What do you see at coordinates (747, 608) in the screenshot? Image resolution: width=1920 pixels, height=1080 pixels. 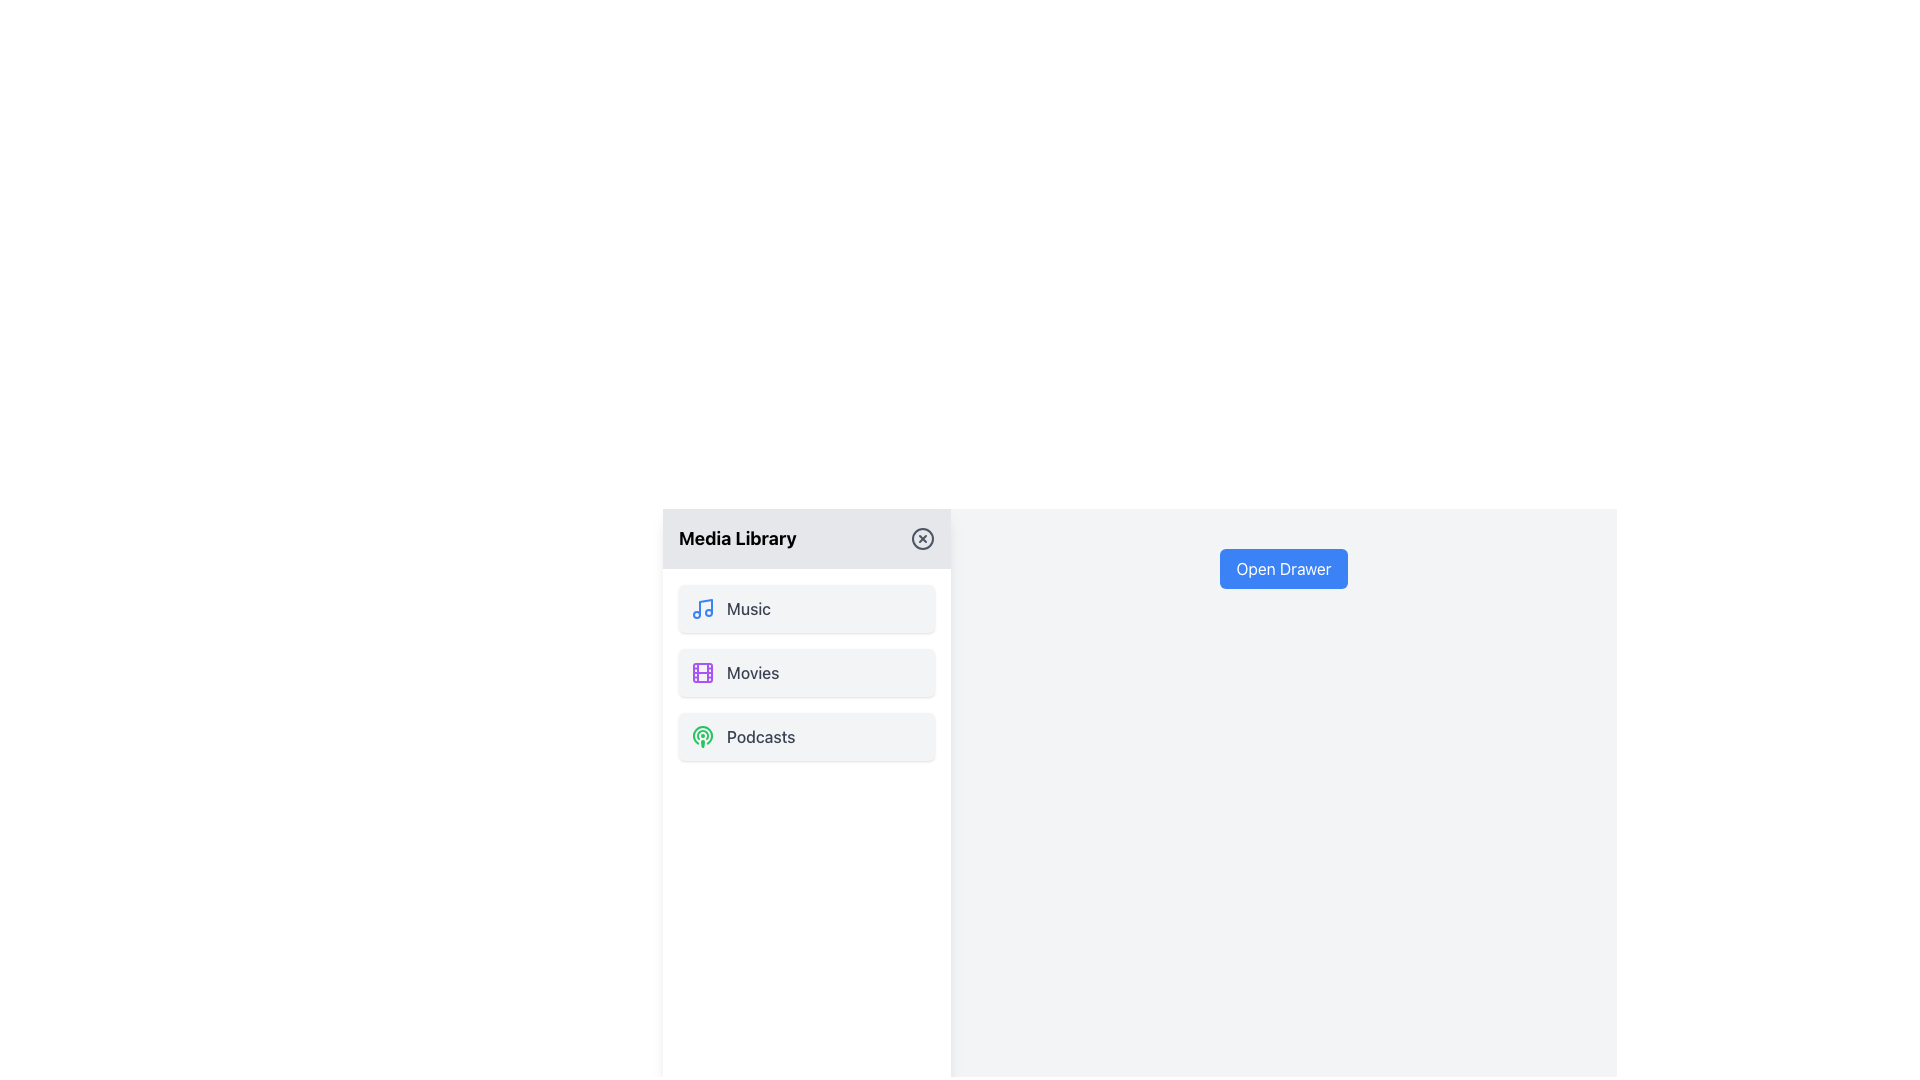 I see `the 'Music' text label in the Media Library sidebar, which identifies the media category and is placed next to the blue musical note icon` at bounding box center [747, 608].